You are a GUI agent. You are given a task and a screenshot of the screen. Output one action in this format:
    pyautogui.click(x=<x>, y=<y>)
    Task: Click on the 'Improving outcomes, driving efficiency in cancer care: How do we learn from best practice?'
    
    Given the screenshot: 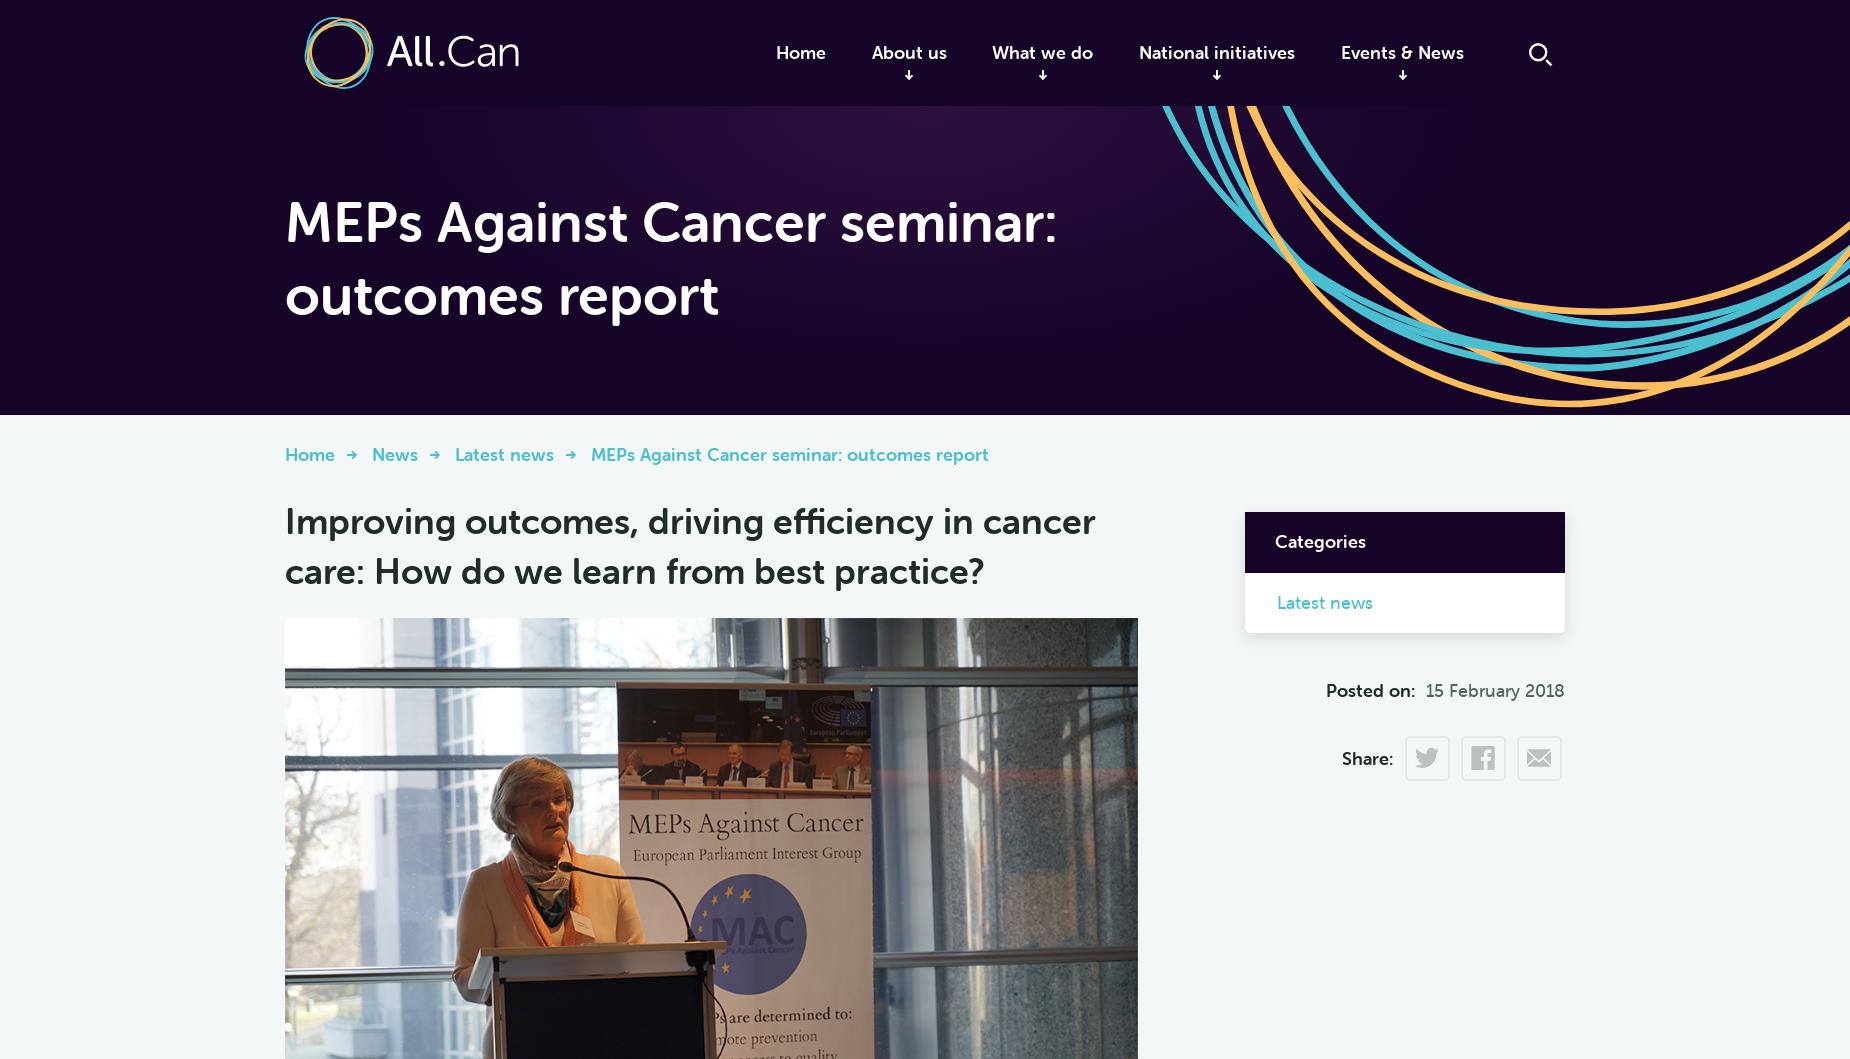 What is the action you would take?
    pyautogui.click(x=689, y=544)
    